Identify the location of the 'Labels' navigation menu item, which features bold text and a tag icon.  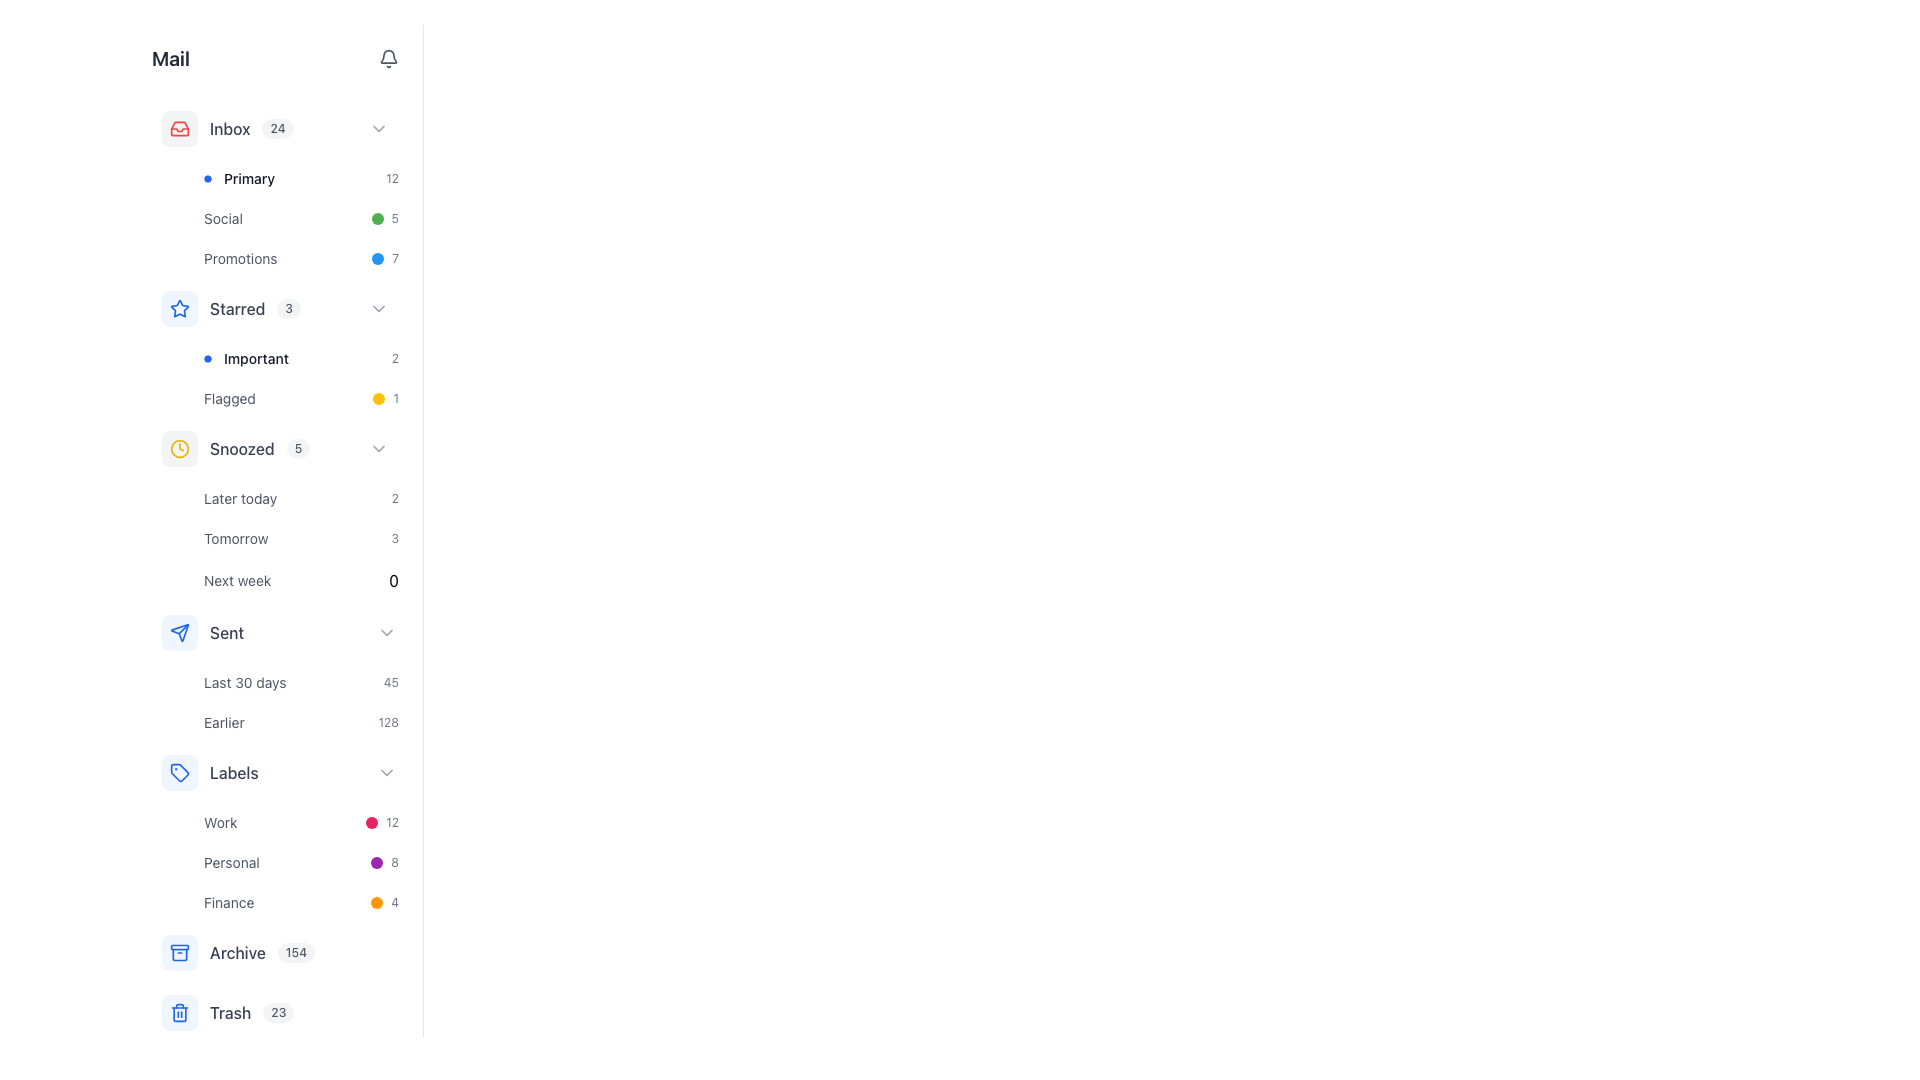
(210, 771).